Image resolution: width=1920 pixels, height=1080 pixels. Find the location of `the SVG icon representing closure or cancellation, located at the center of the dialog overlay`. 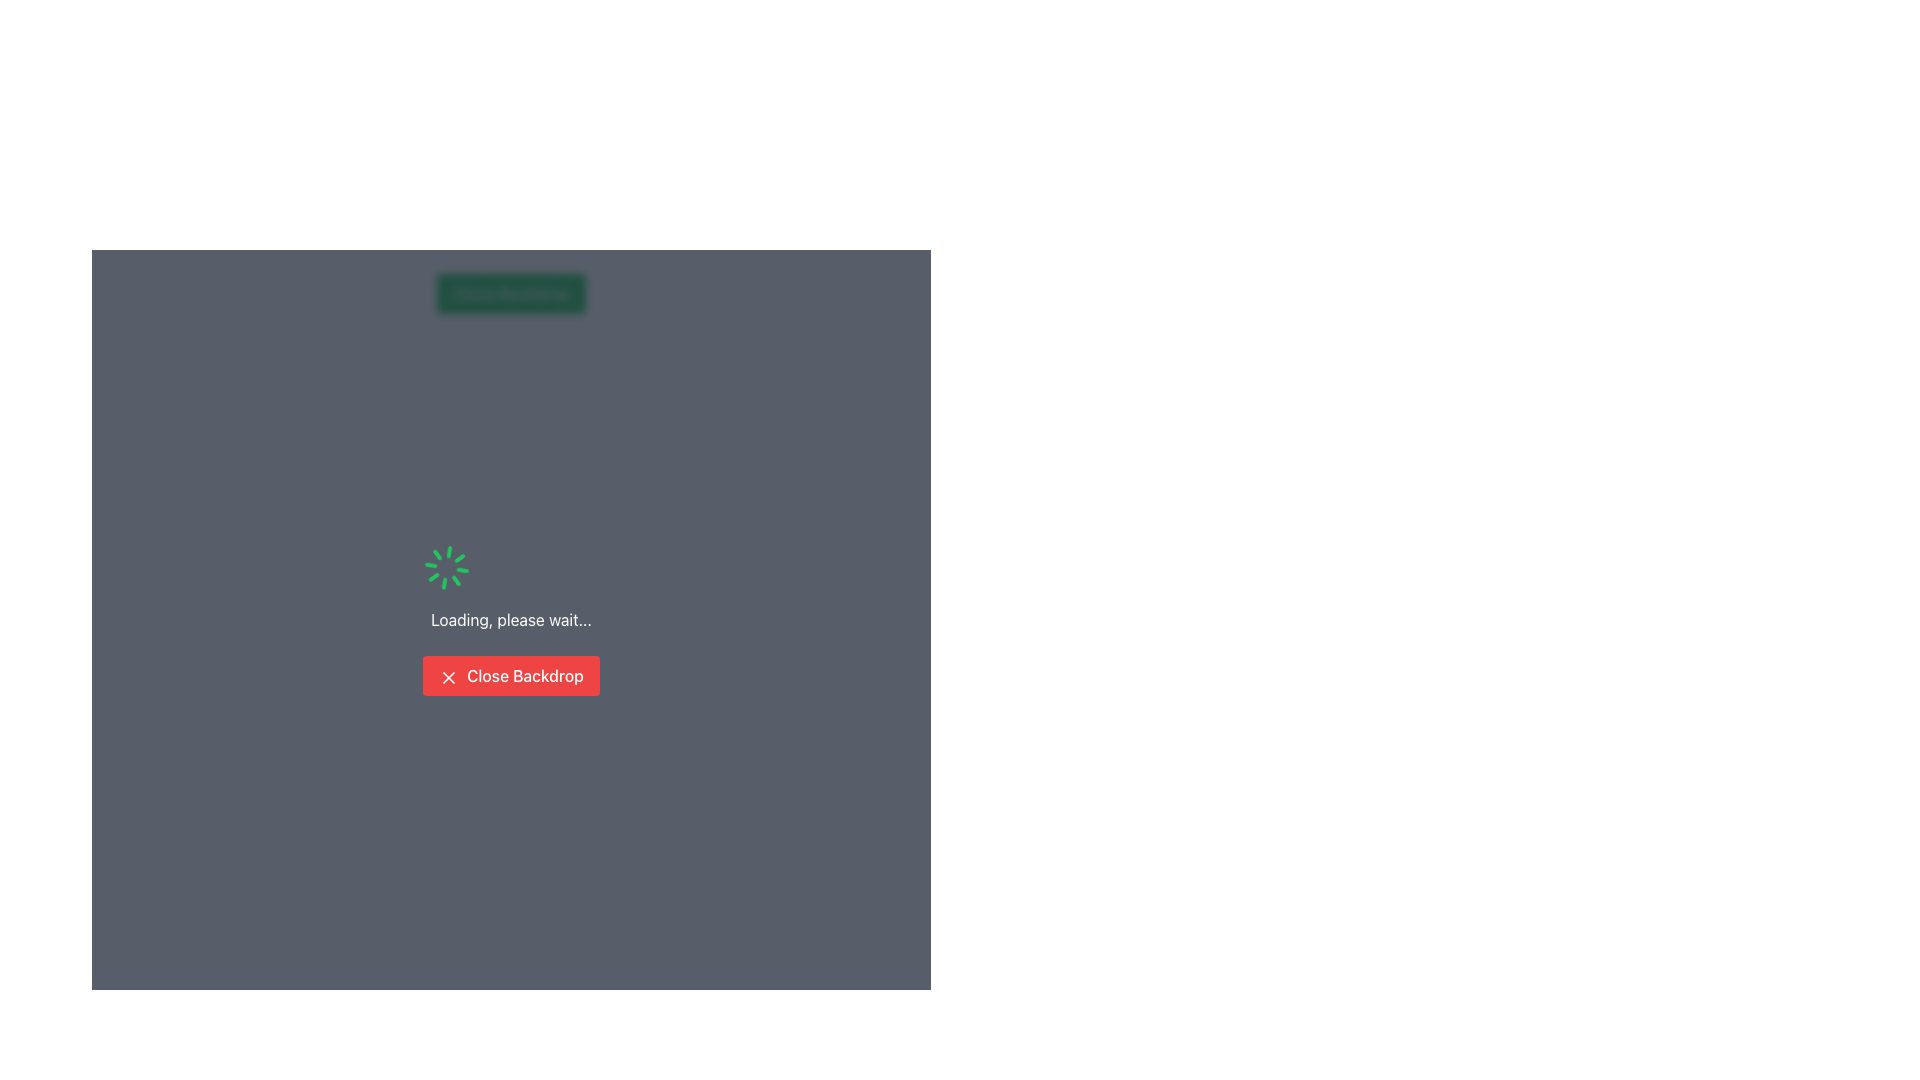

the SVG icon representing closure or cancellation, located at the center of the dialog overlay is located at coordinates (448, 676).